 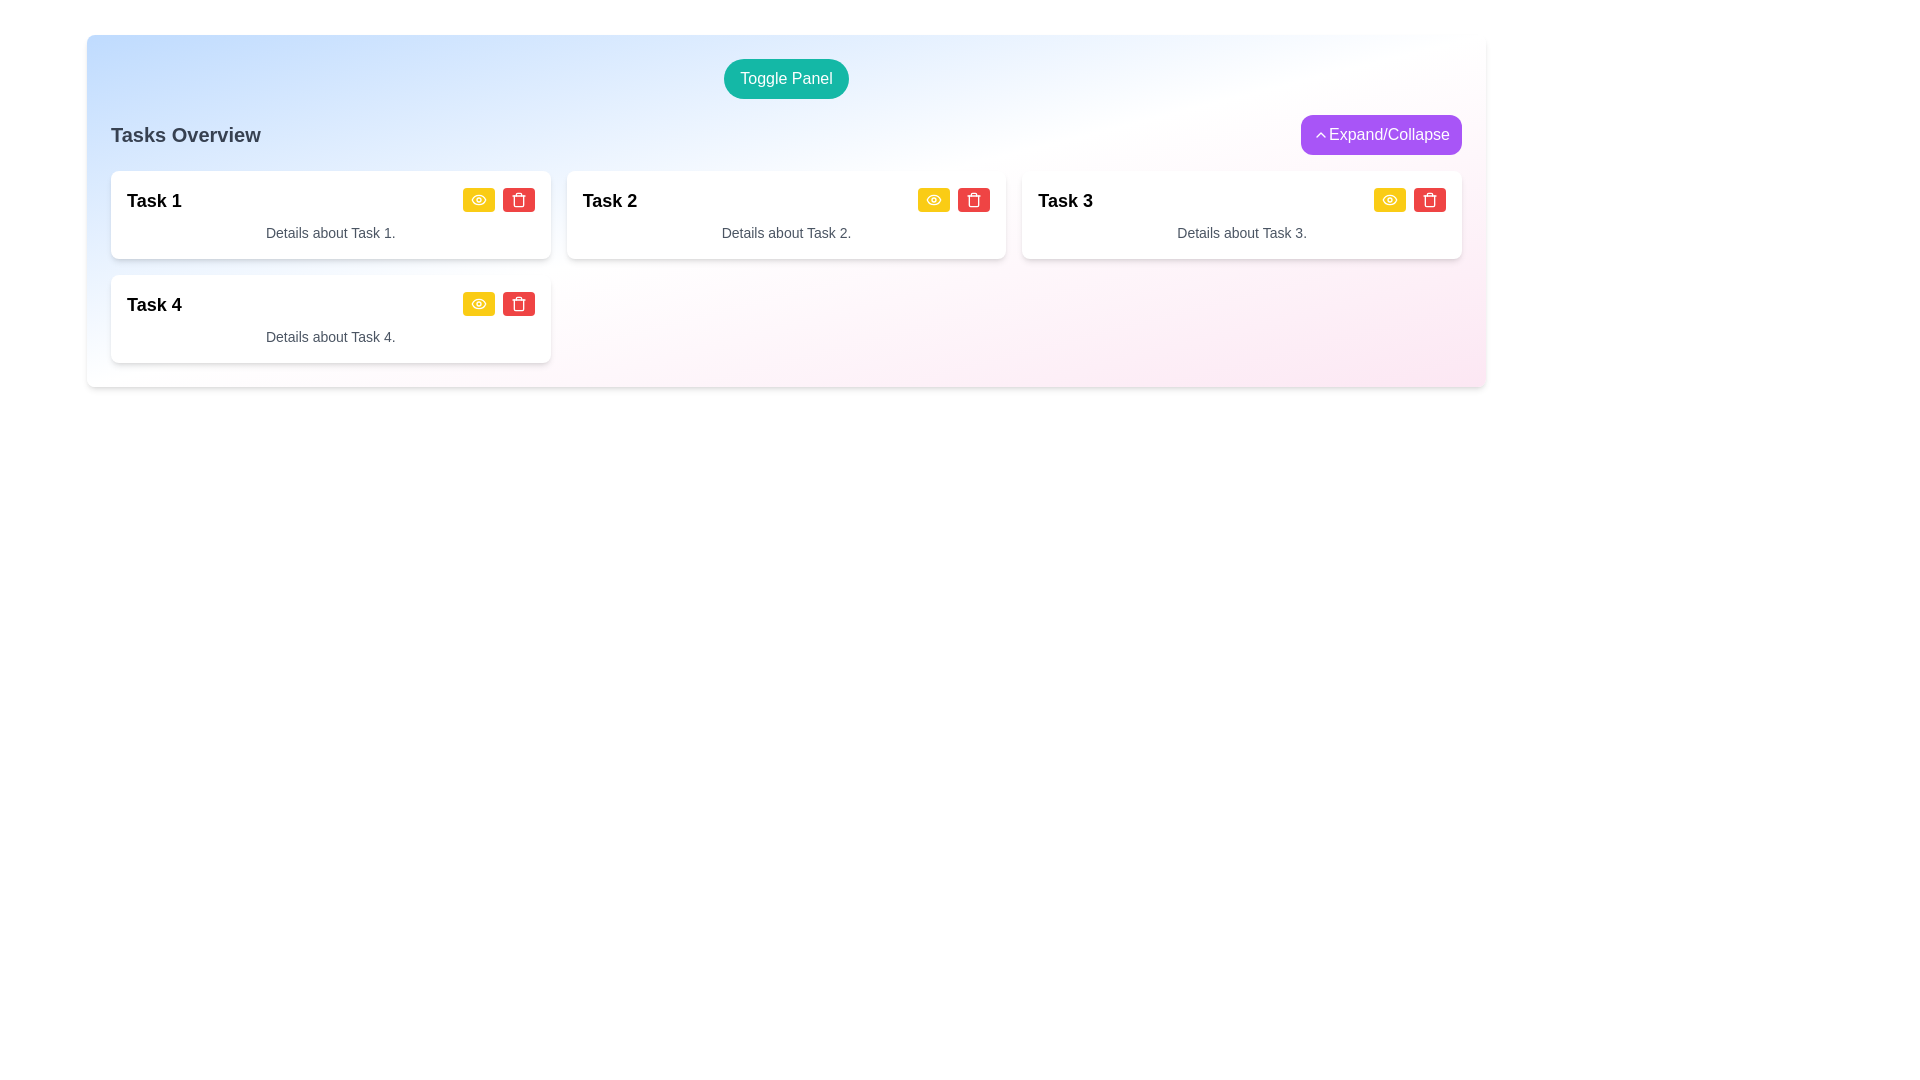 I want to click on descriptive text displayed in the text box beneath the title of the 'Task 2' card, which is the second textual component in that card, so click(x=785, y=231).